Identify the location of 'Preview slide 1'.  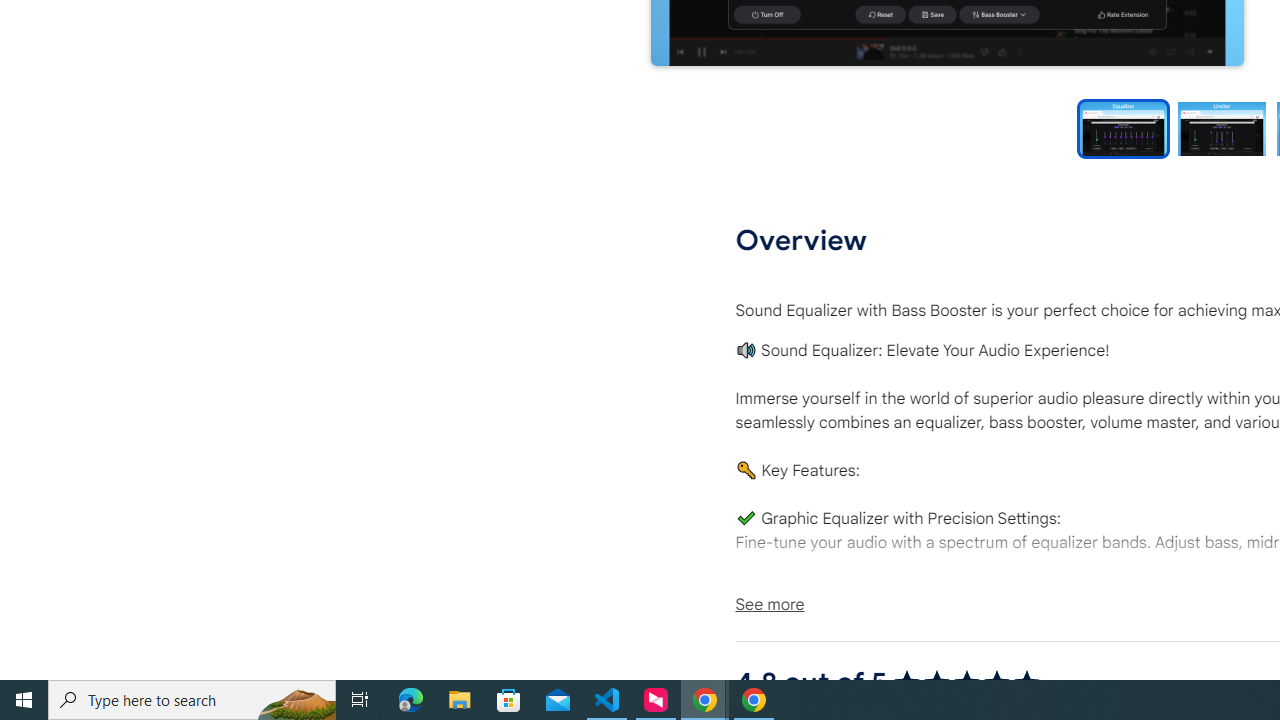
(1123, 128).